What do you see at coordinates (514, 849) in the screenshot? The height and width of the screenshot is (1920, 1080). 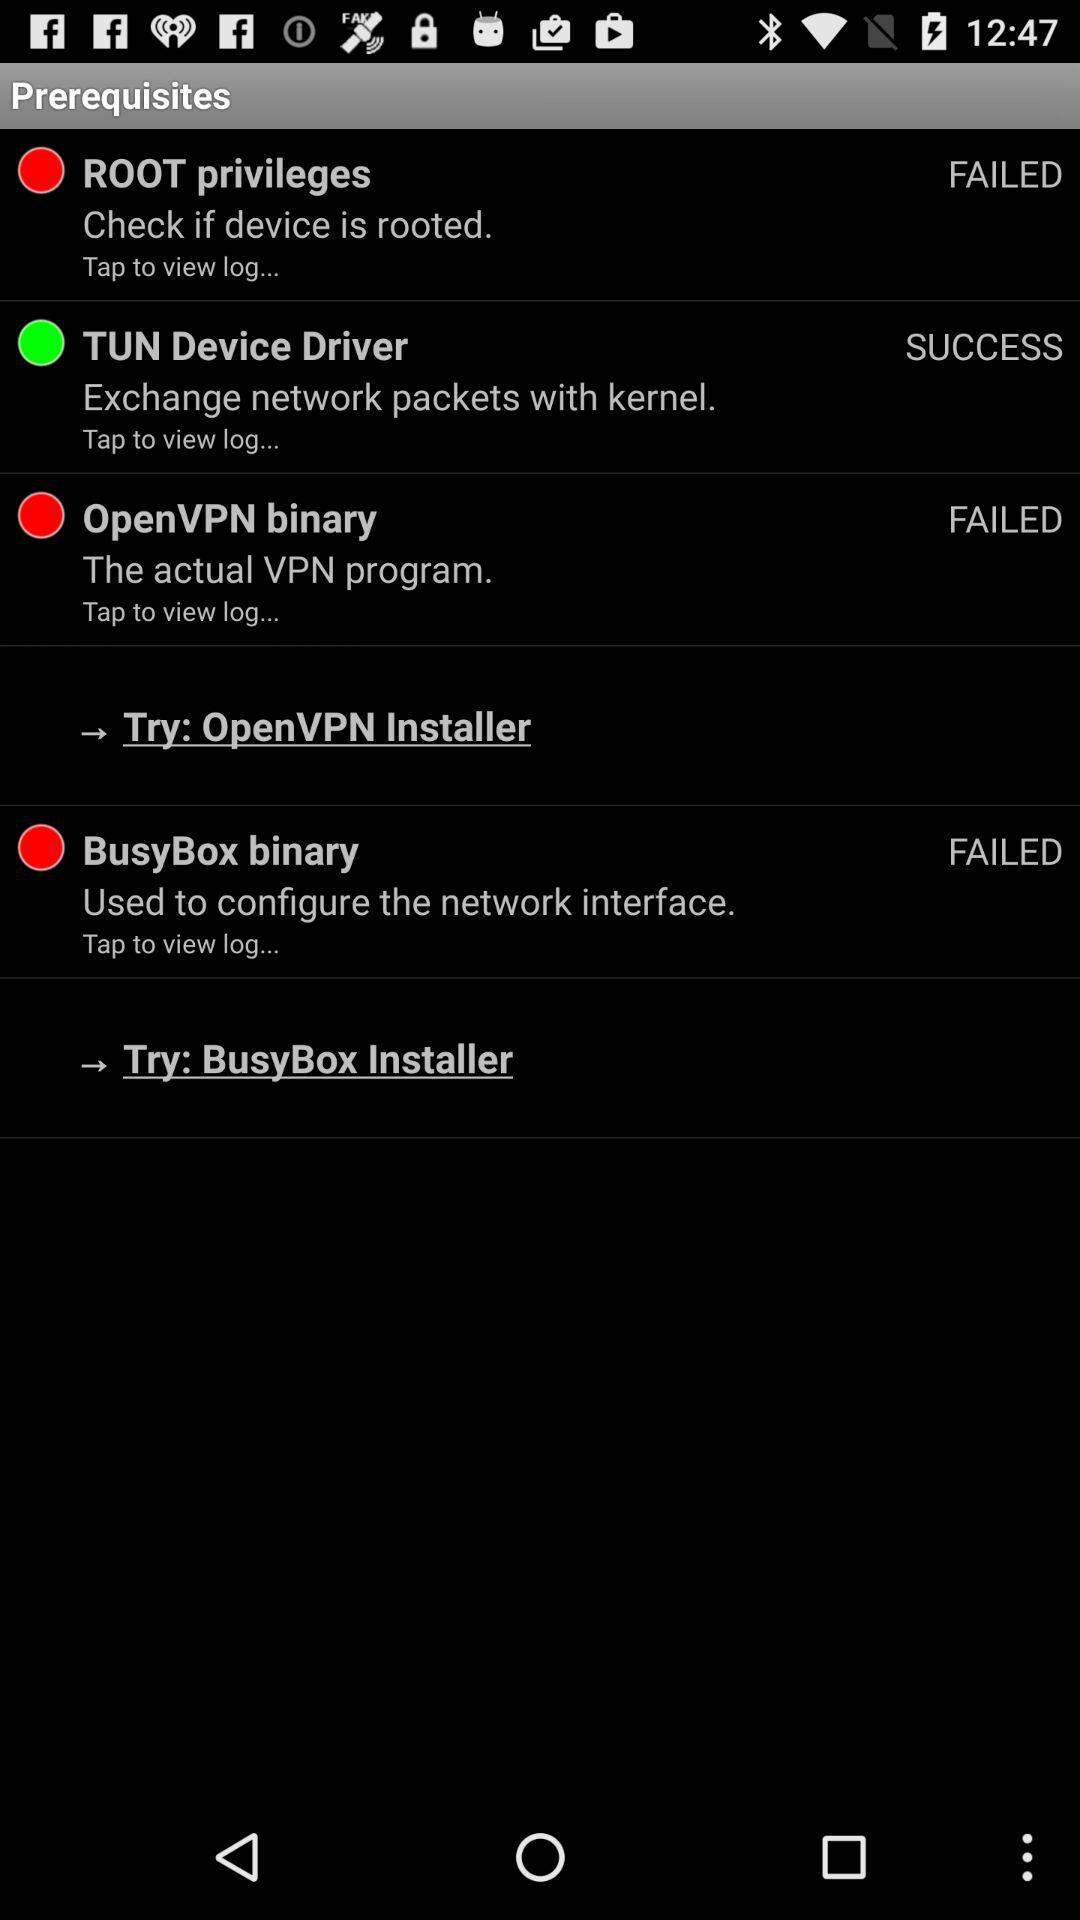 I see `app next to the failed app` at bounding box center [514, 849].